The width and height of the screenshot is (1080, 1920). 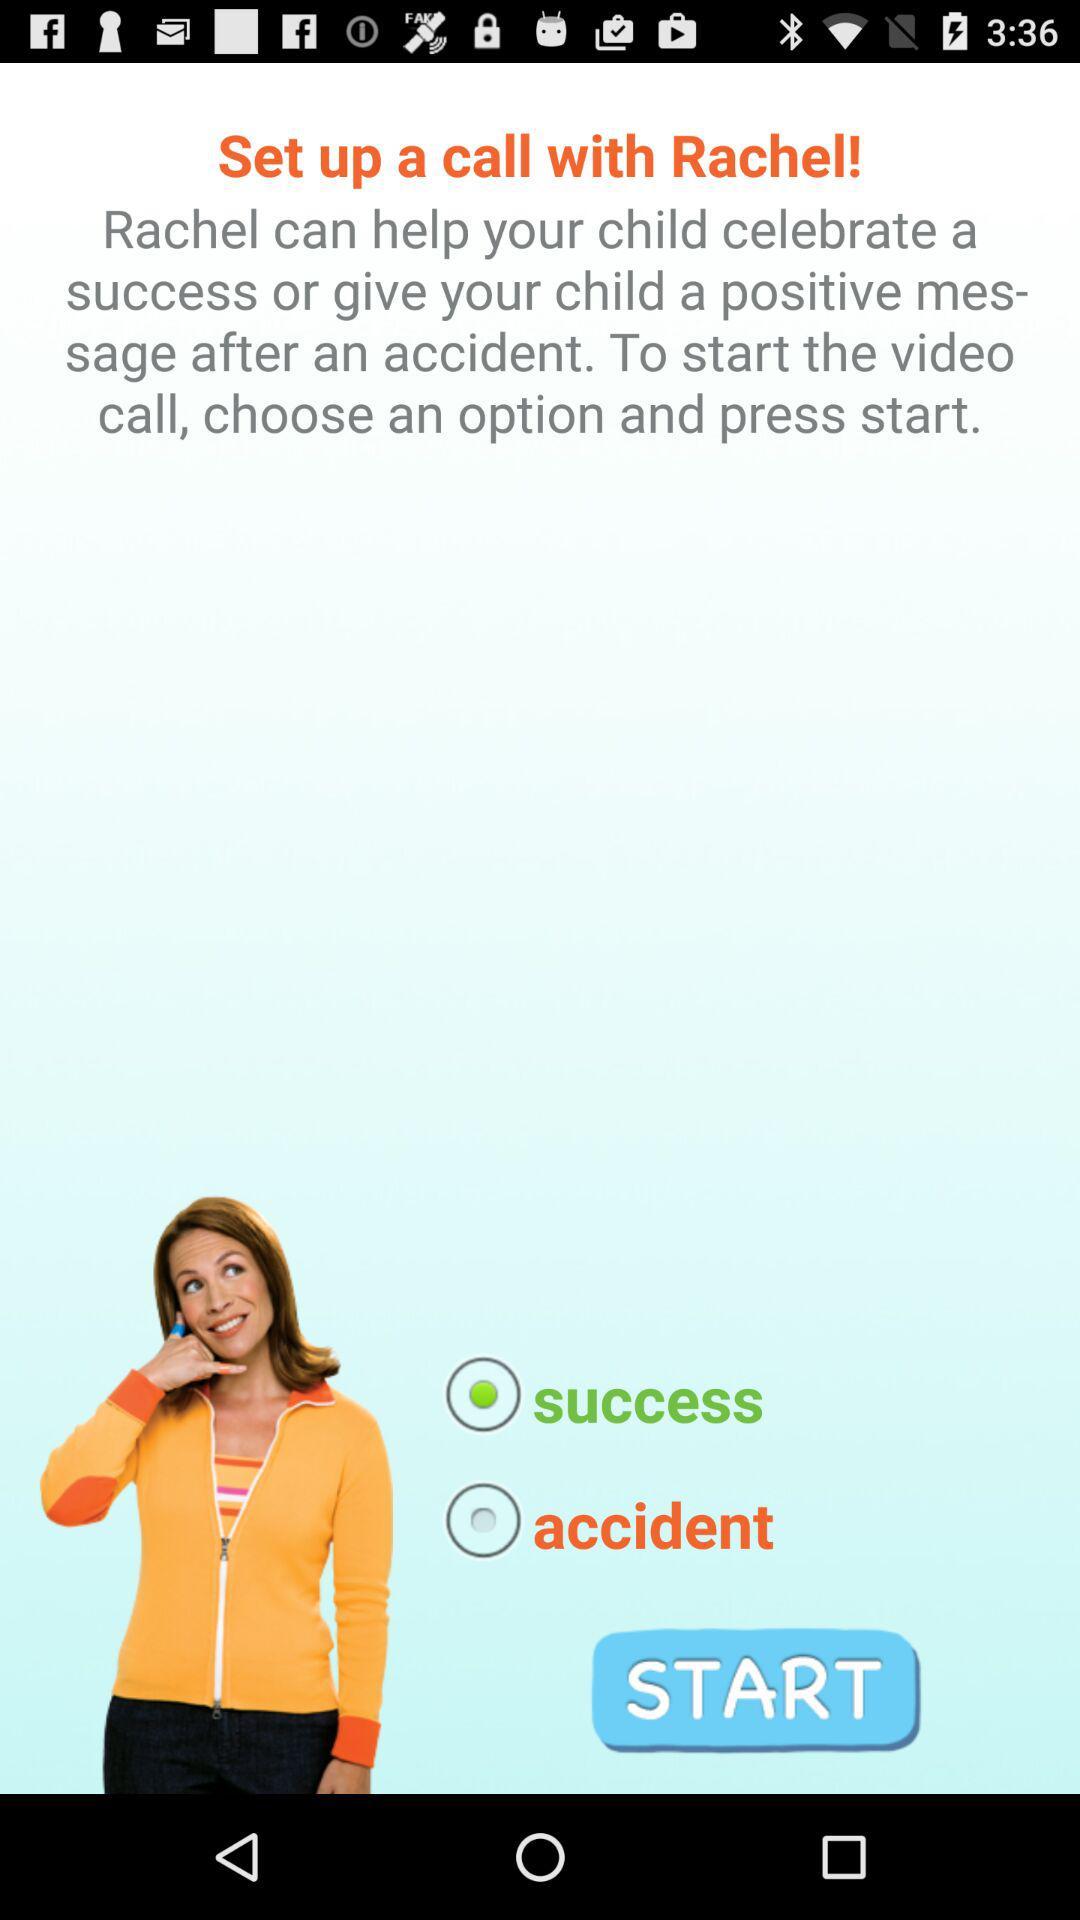 What do you see at coordinates (756, 1689) in the screenshot?
I see `the icon at the bottom right corner` at bounding box center [756, 1689].